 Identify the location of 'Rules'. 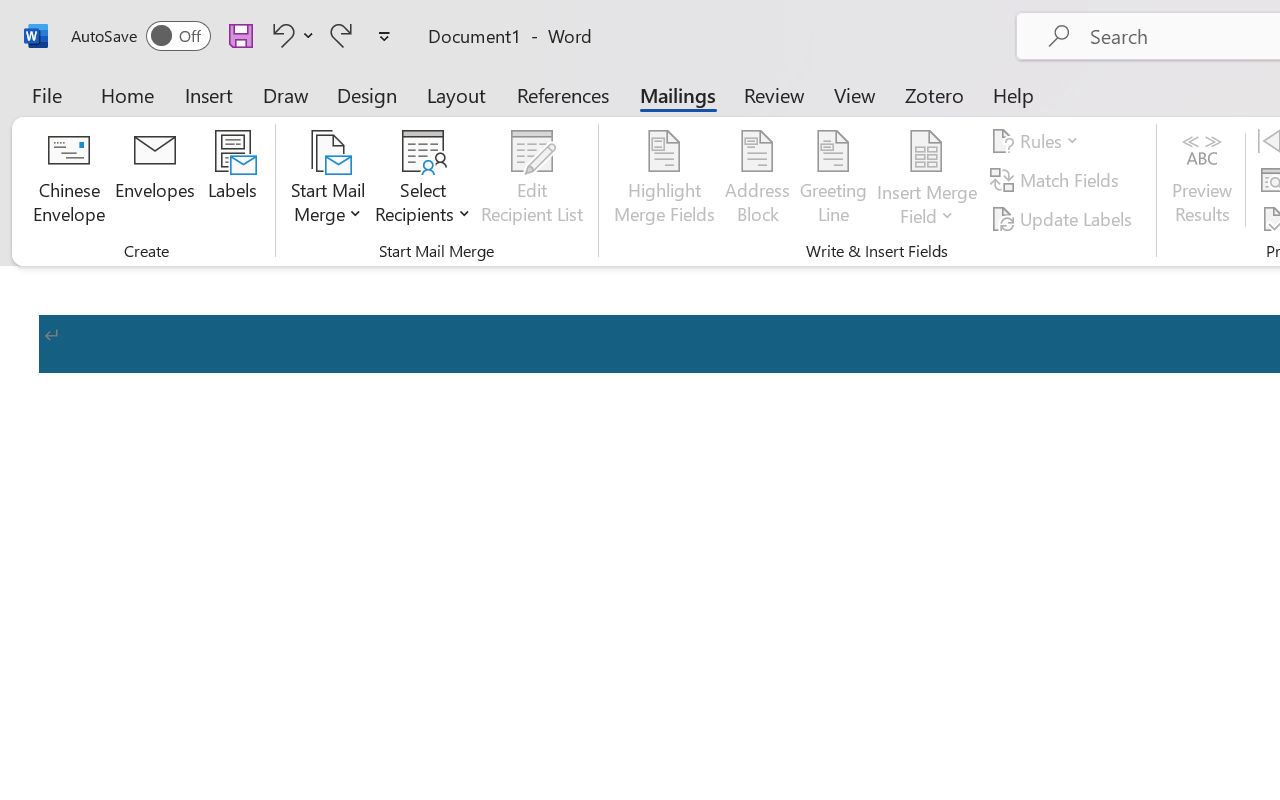
(1038, 141).